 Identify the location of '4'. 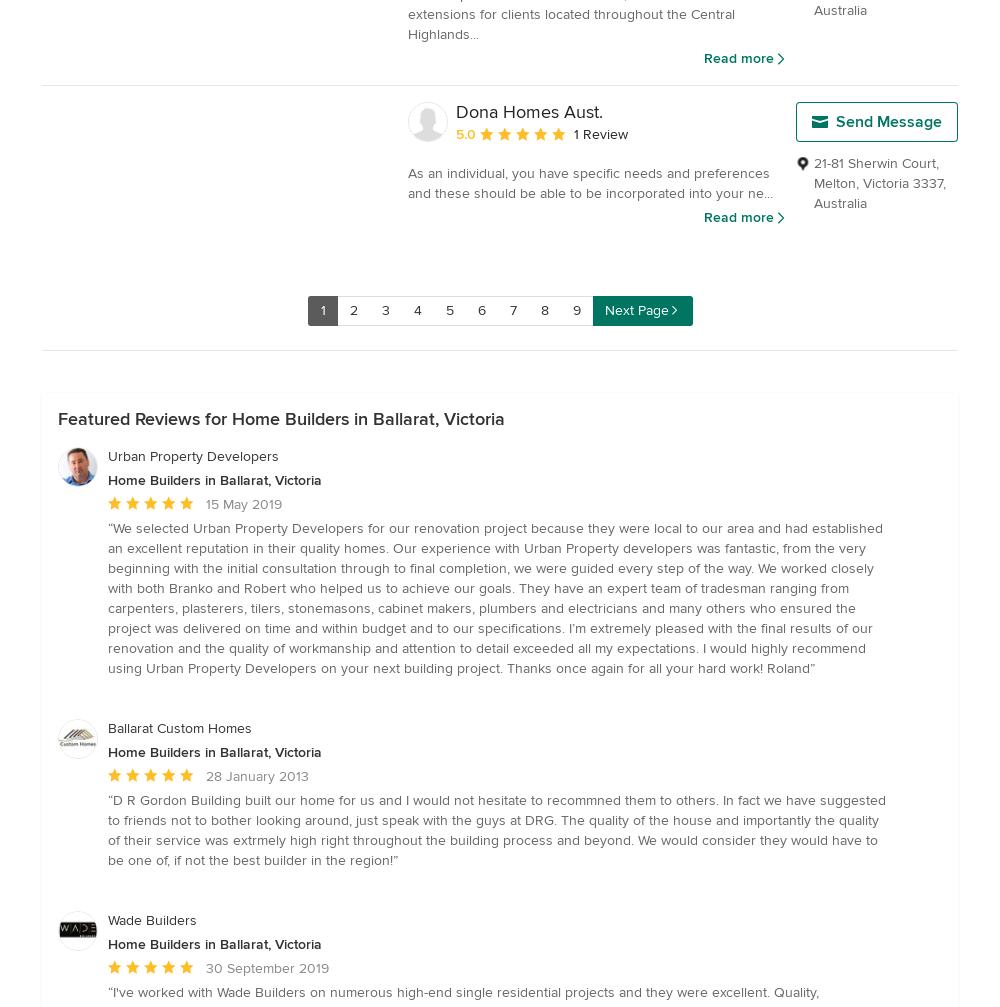
(417, 310).